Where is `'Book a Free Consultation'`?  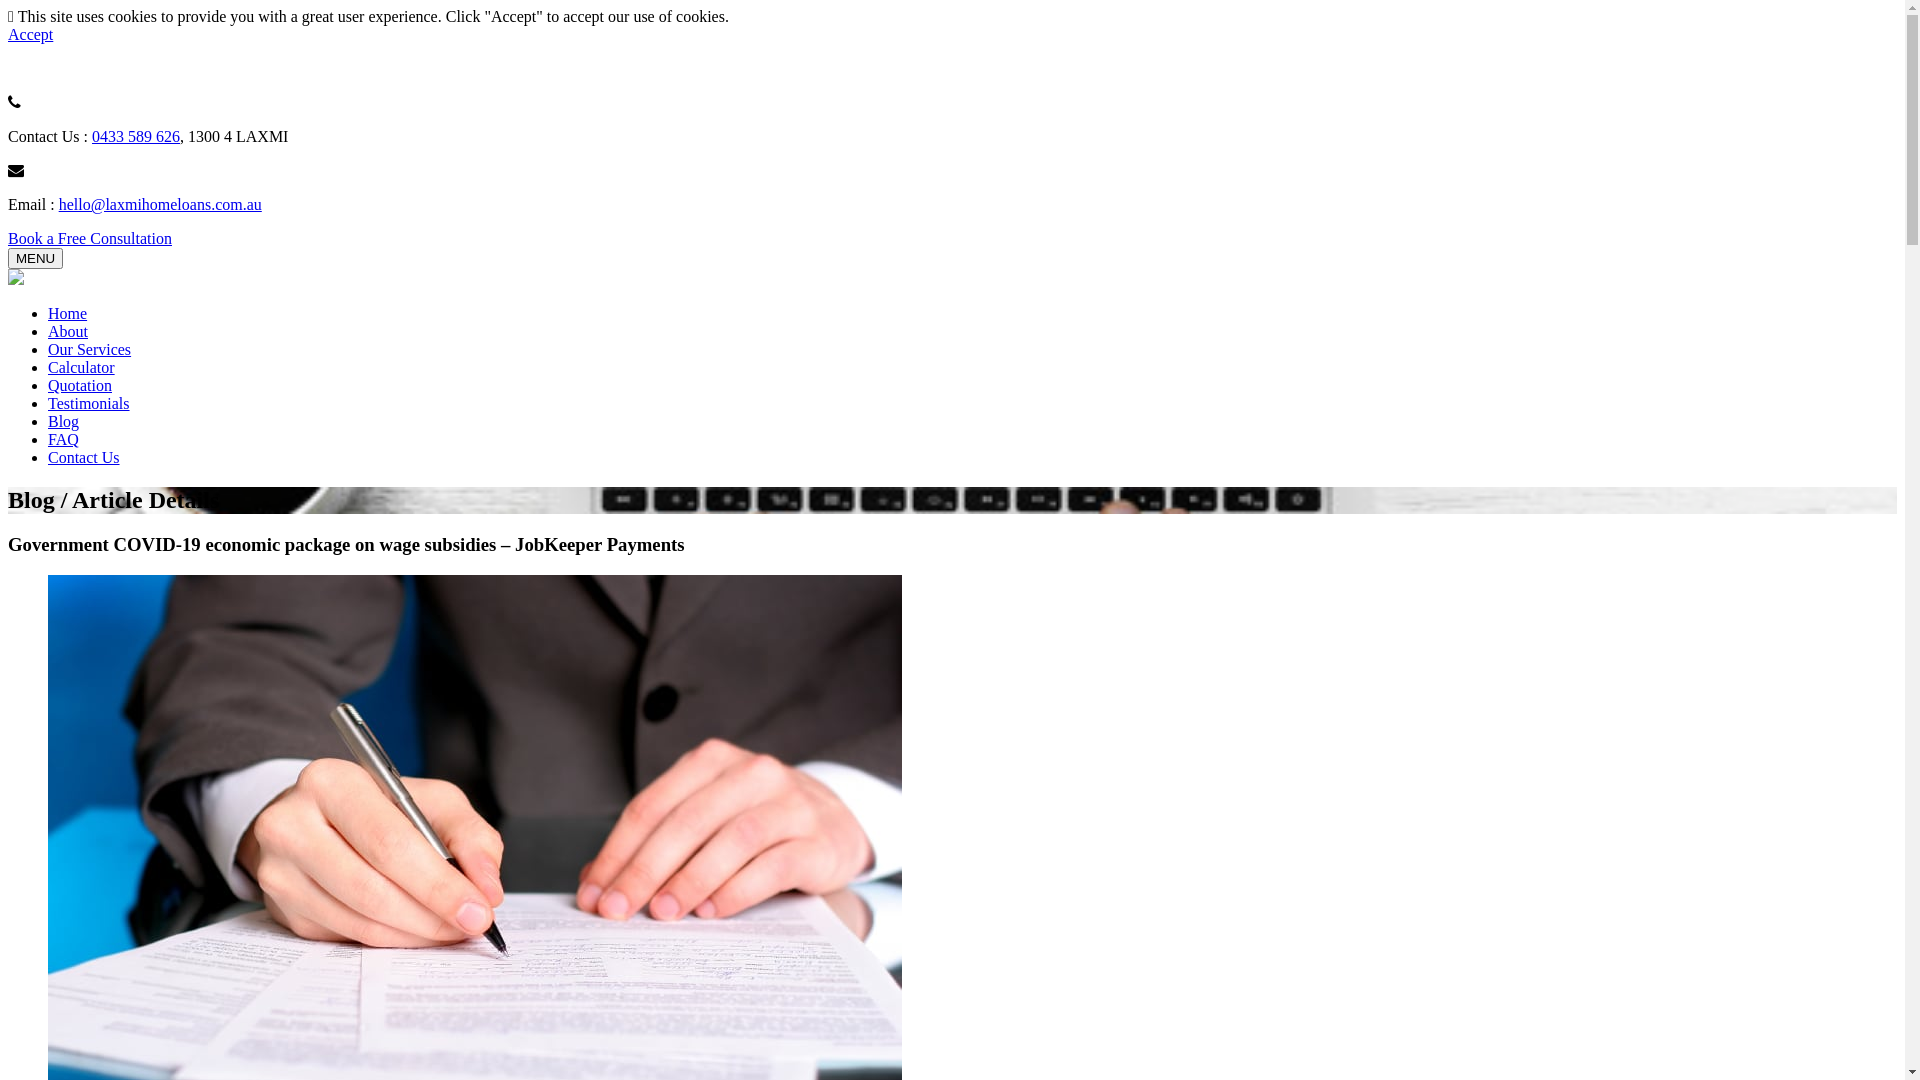 'Book a Free Consultation' is located at coordinates (89, 237).